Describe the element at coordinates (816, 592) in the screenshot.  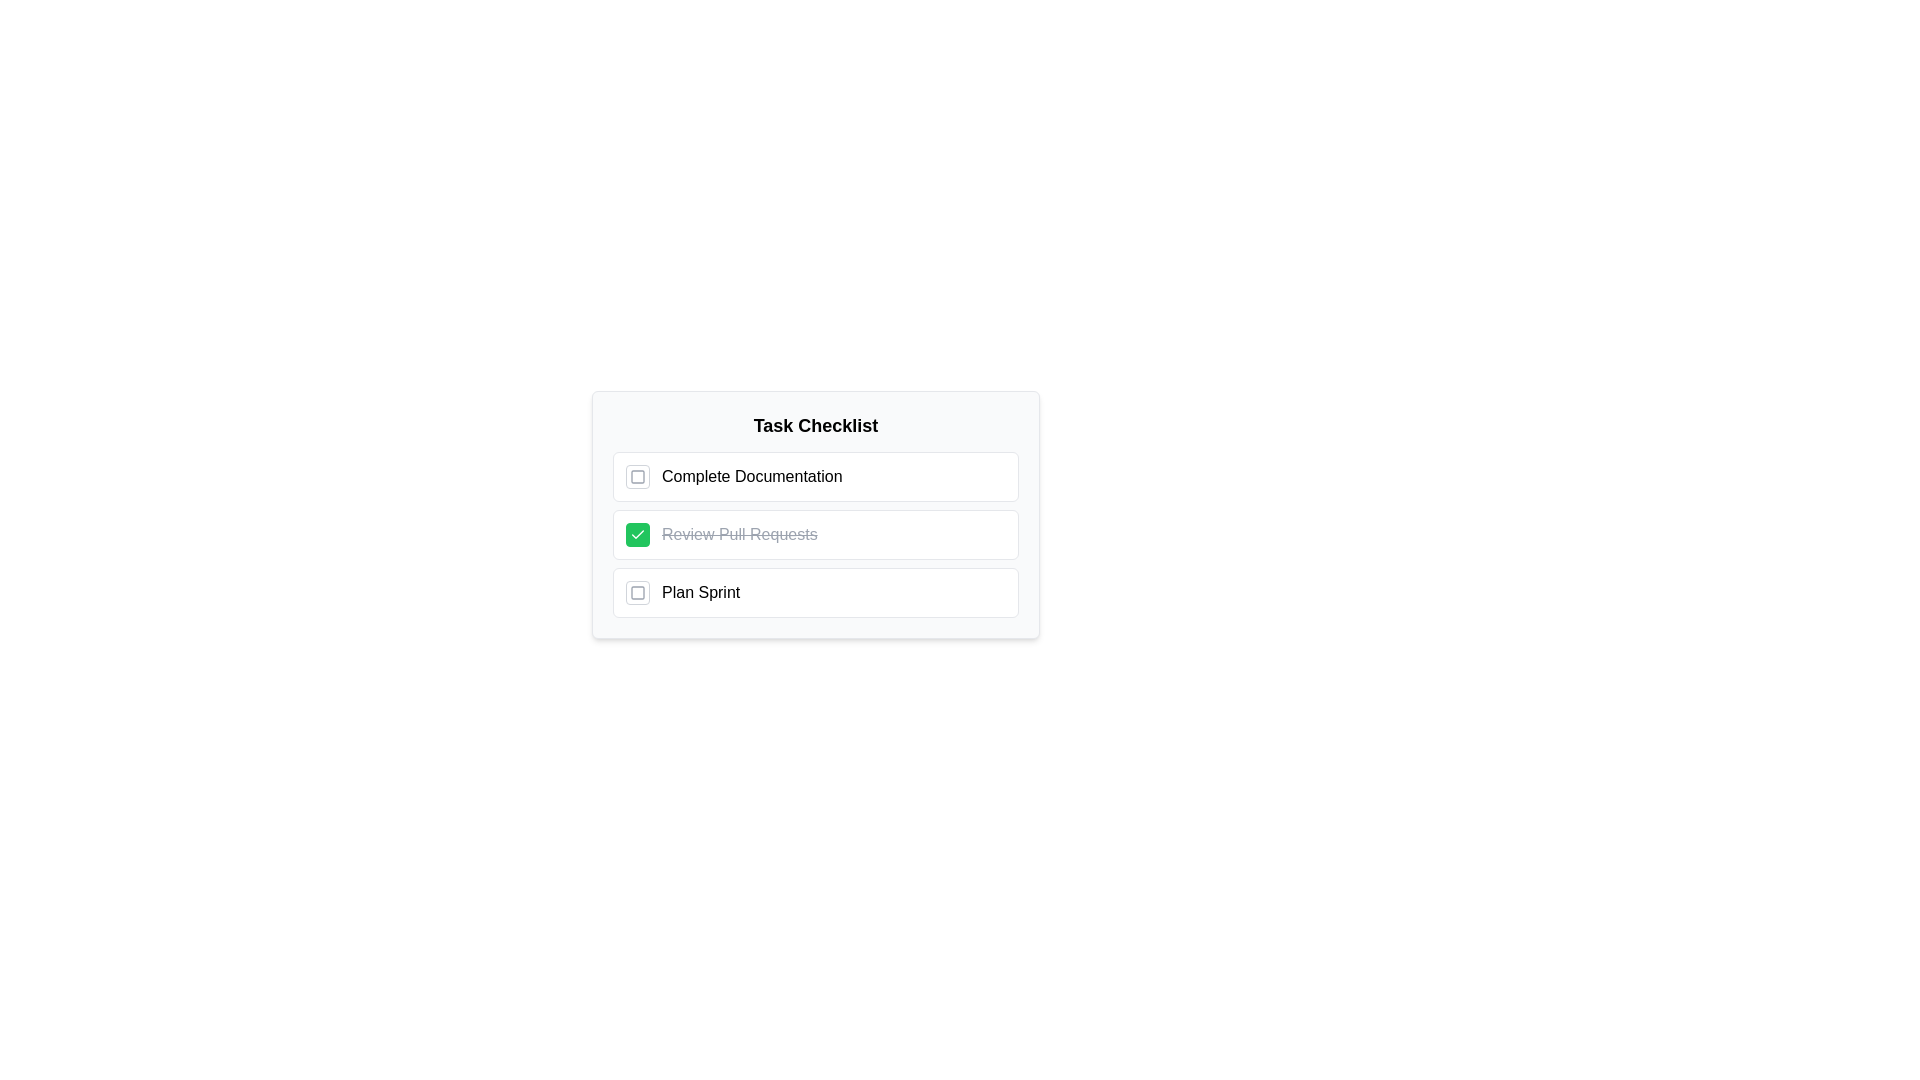
I see `the interactive checkbox of the last task item in the 'Task Checklist'` at that location.